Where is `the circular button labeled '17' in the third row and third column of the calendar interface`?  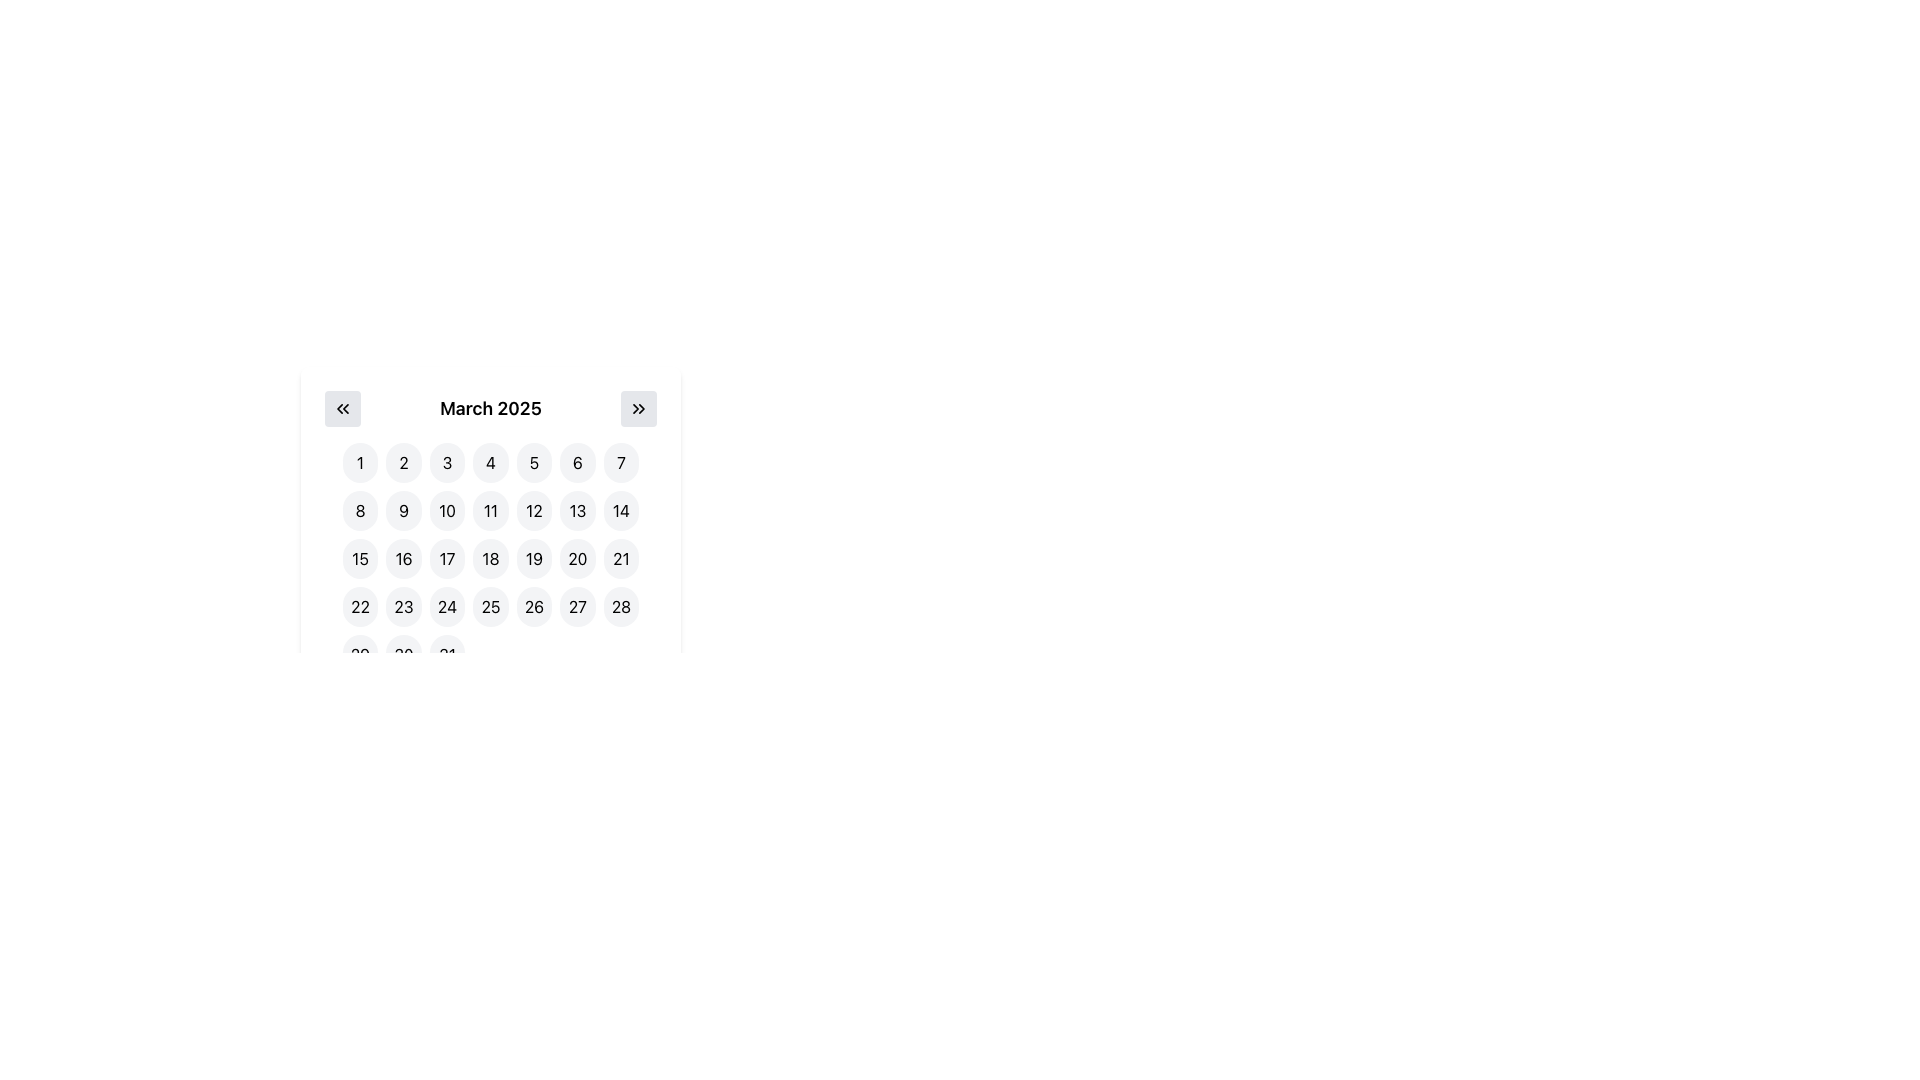 the circular button labeled '17' in the third row and third column of the calendar interface is located at coordinates (446, 559).